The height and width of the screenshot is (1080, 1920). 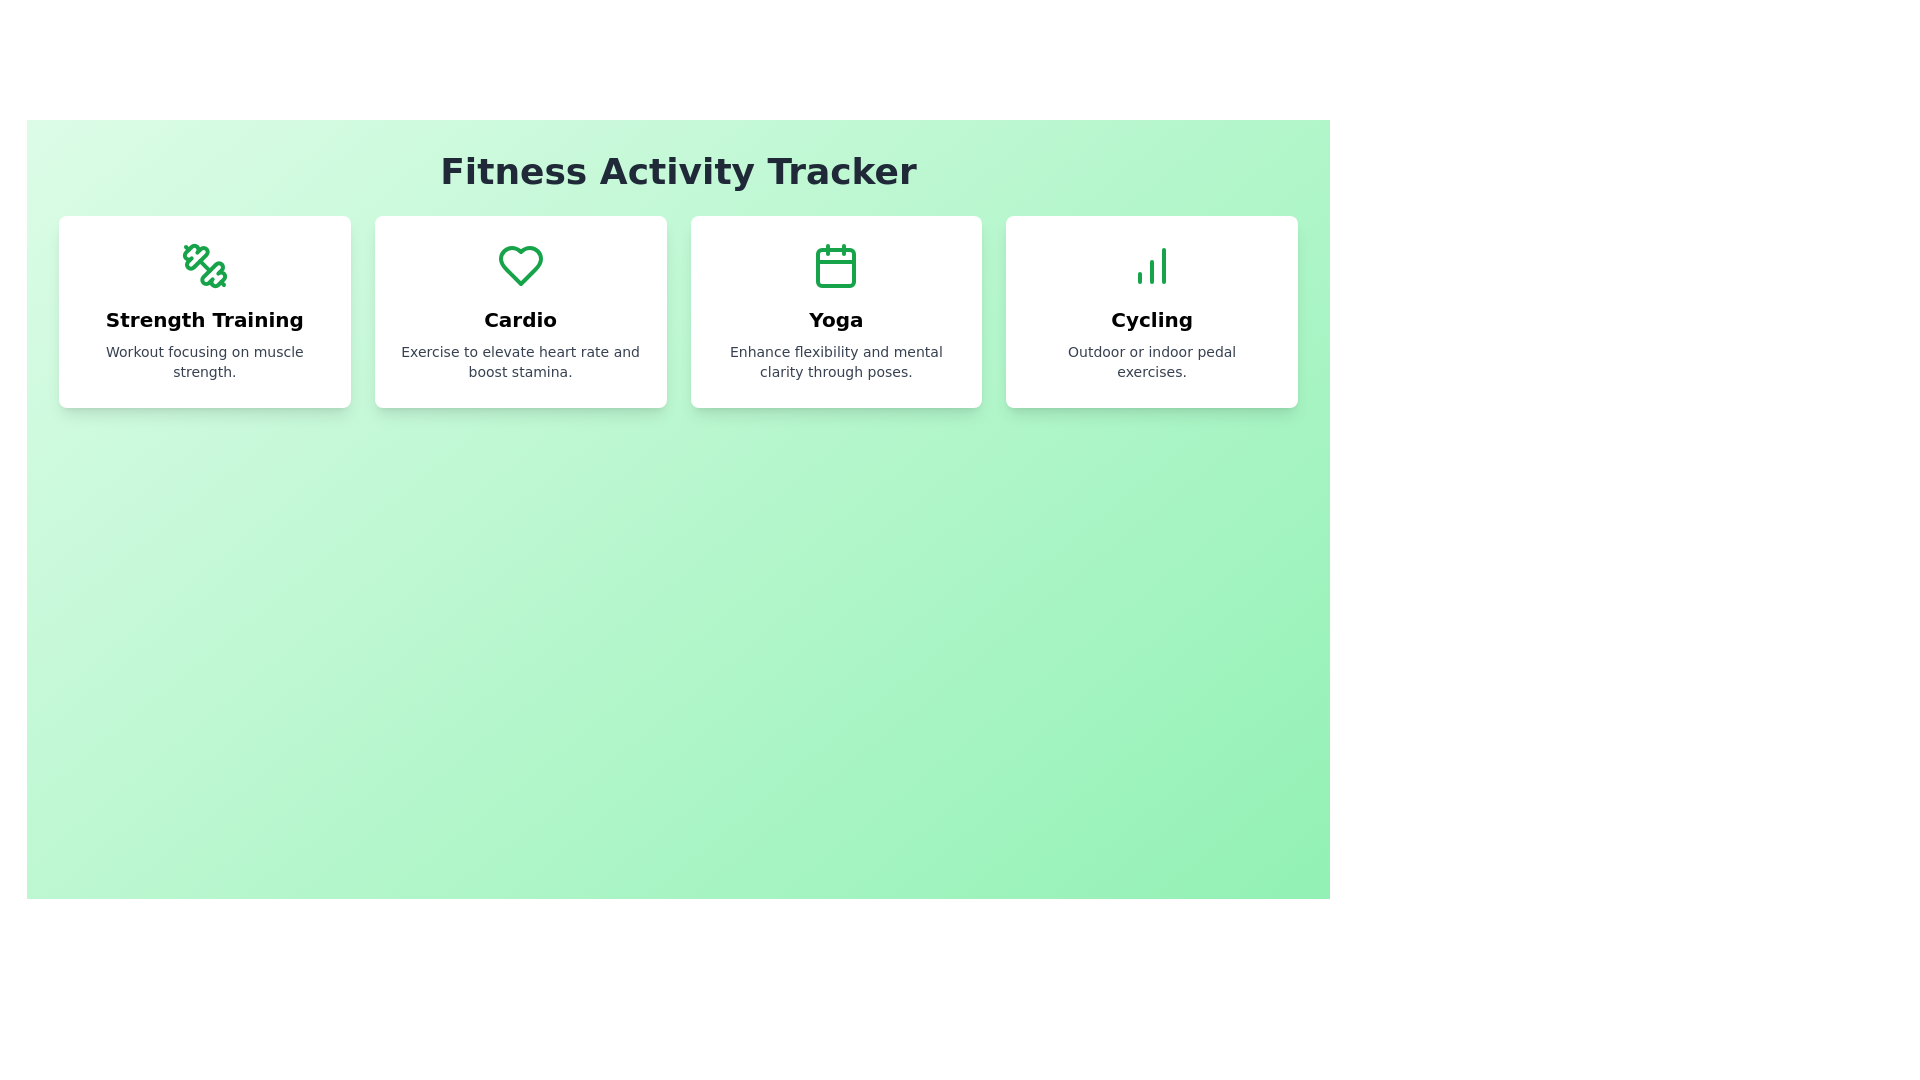 What do you see at coordinates (836, 362) in the screenshot?
I see `descriptive static text about the 'Yoga' activity located within the 'Yoga' card, positioned below the header 'Yoga' and the calendar icon` at bounding box center [836, 362].